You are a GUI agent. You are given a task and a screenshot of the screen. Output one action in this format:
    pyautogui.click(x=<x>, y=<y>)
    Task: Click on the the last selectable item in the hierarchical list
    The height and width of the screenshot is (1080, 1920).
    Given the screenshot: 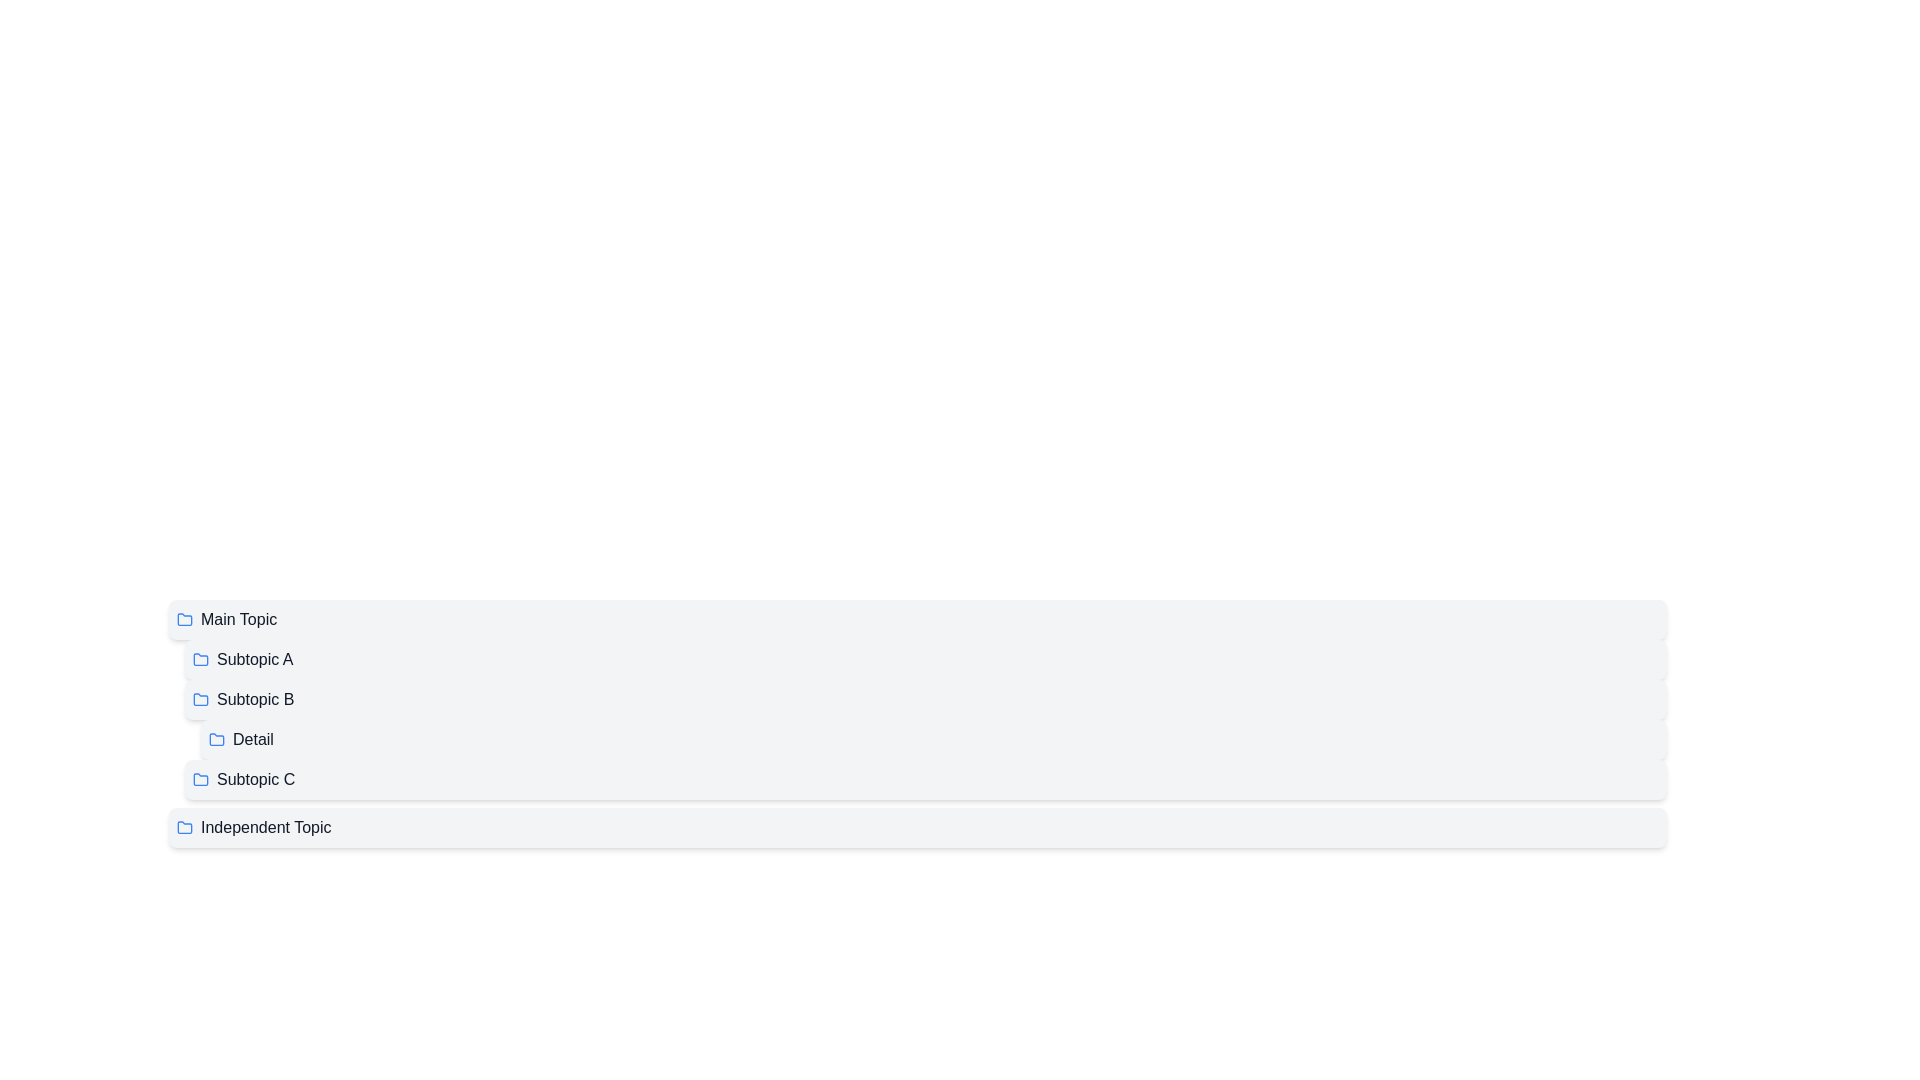 What is the action you would take?
    pyautogui.click(x=916, y=828)
    